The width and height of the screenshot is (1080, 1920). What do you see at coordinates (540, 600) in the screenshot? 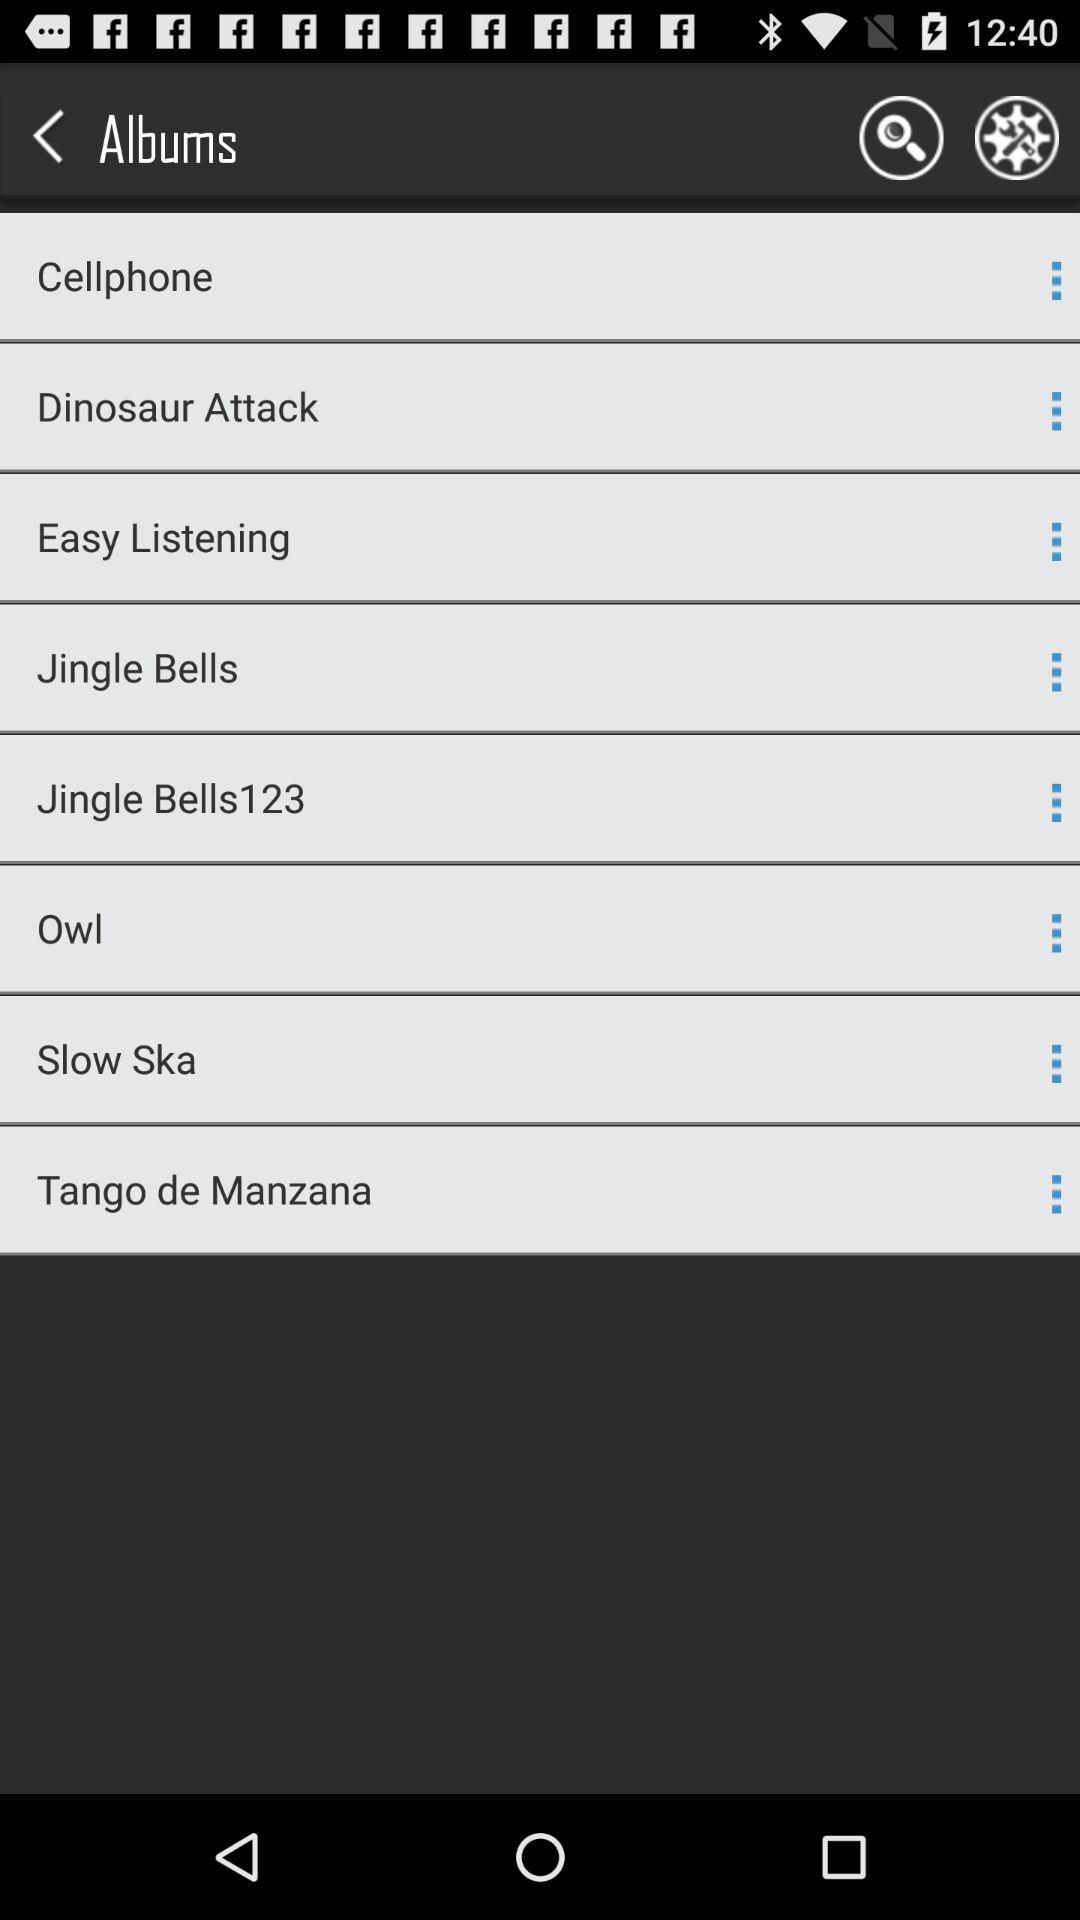
I see `the icon above jingle bells item` at bounding box center [540, 600].